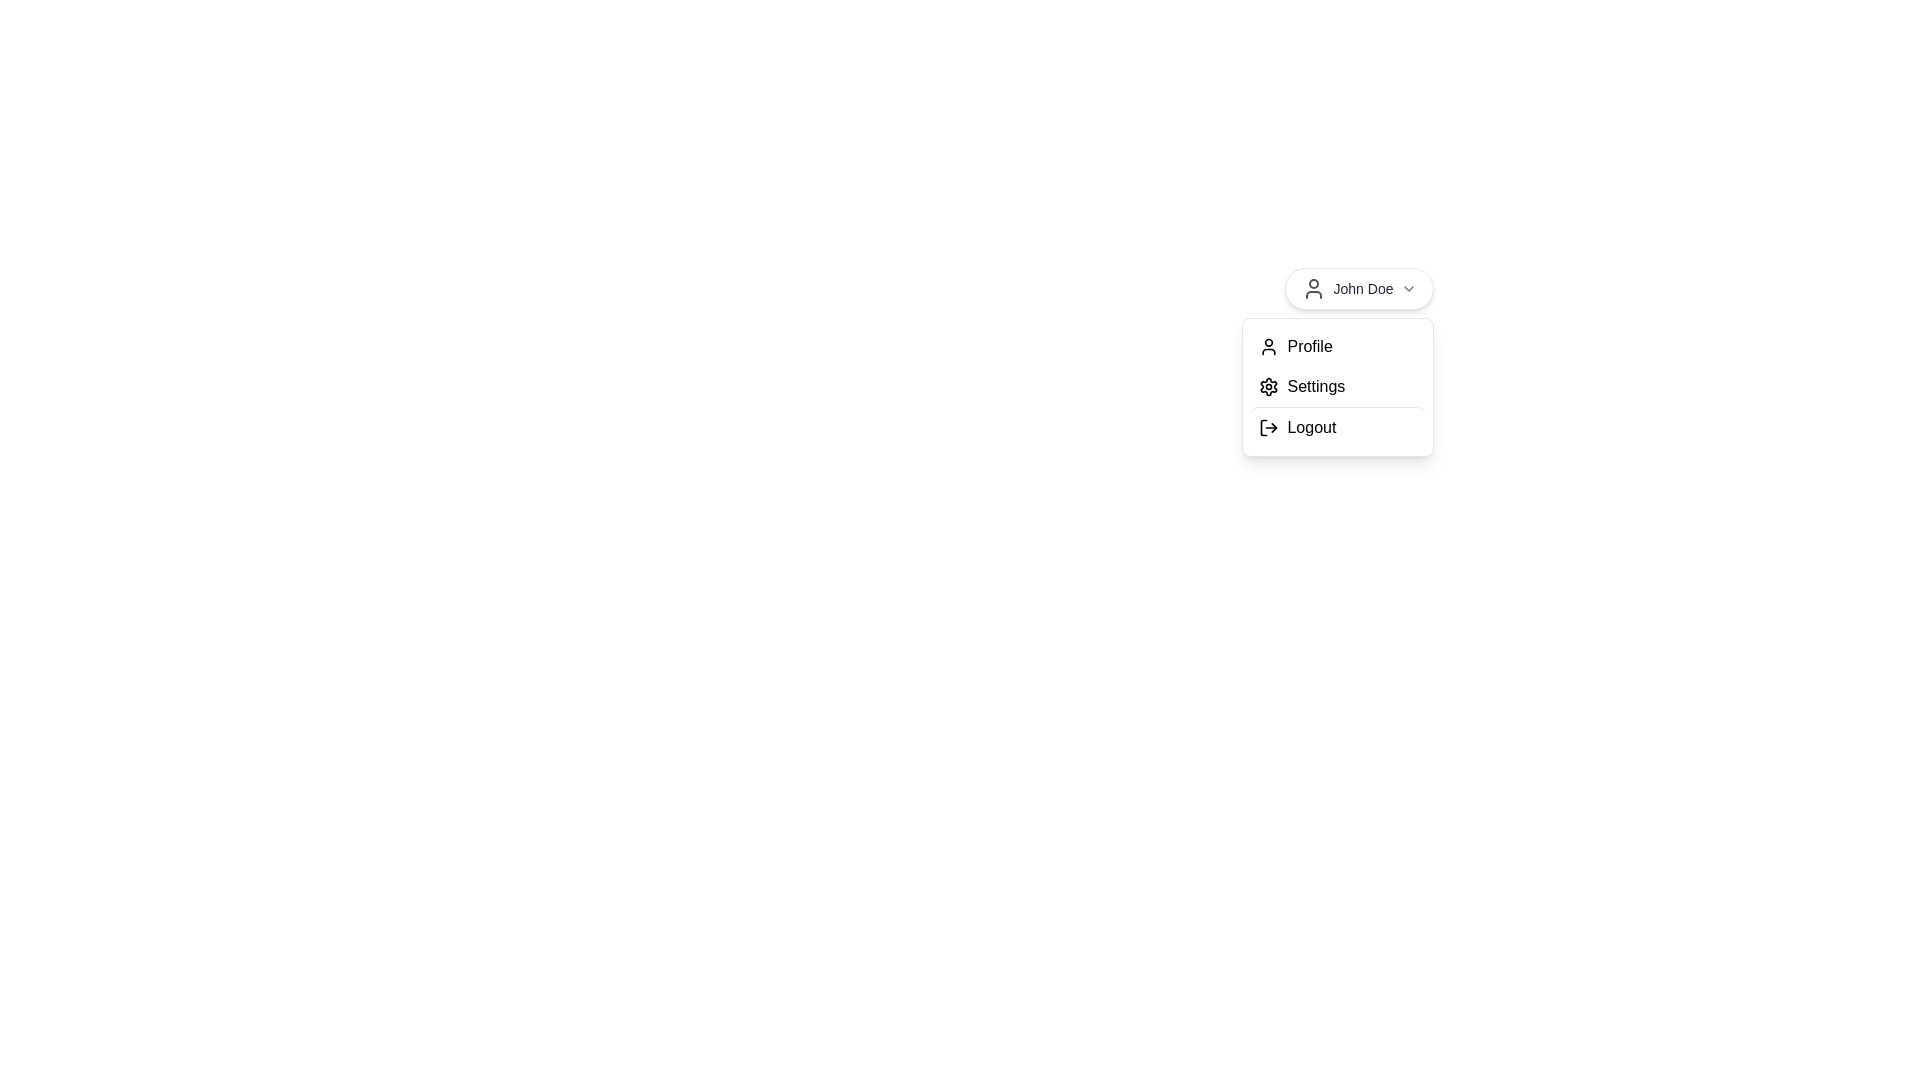  Describe the element at coordinates (1268, 346) in the screenshot. I see `SVG icon representing the 'Profile' option in the menu, which is the first element in the sequence, located at the leftmost side of the 'Profile' menu item` at that location.